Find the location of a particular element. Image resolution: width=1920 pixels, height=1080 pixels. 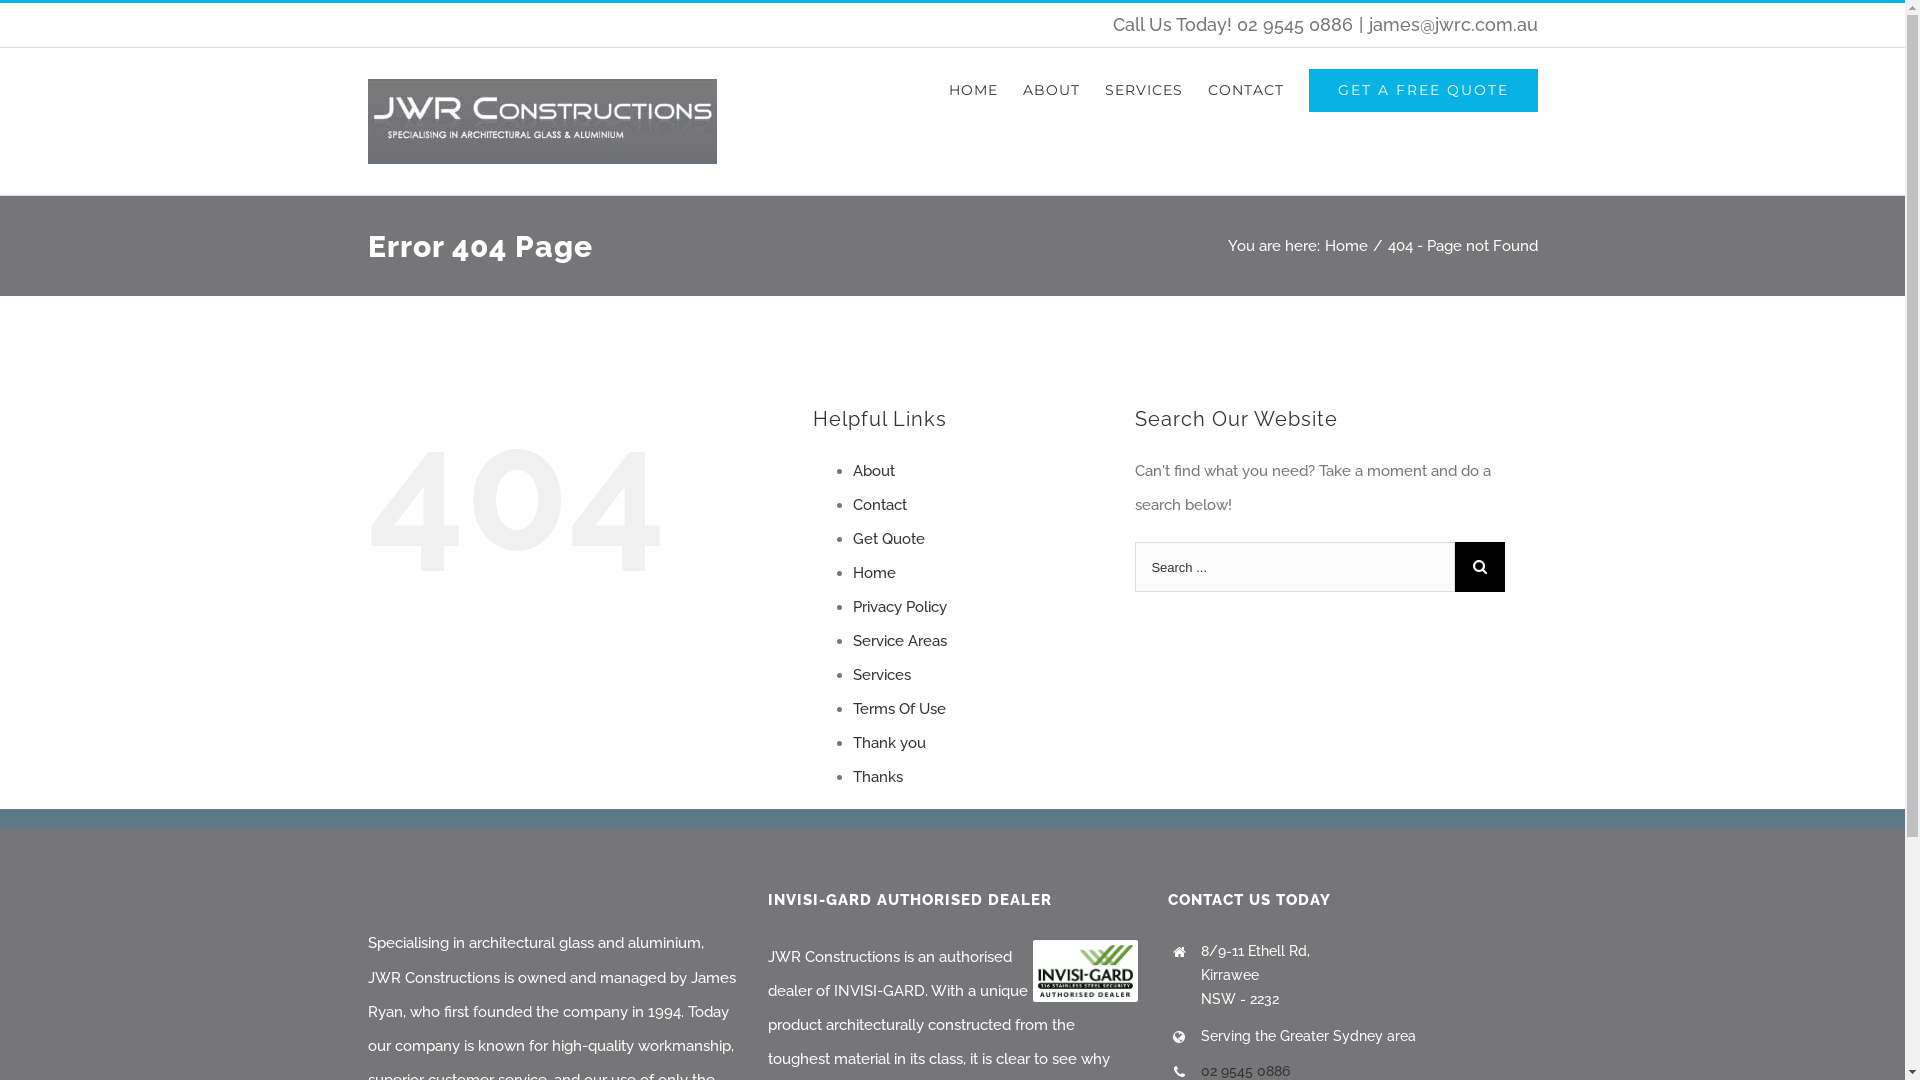

'Thanks' is located at coordinates (877, 775).